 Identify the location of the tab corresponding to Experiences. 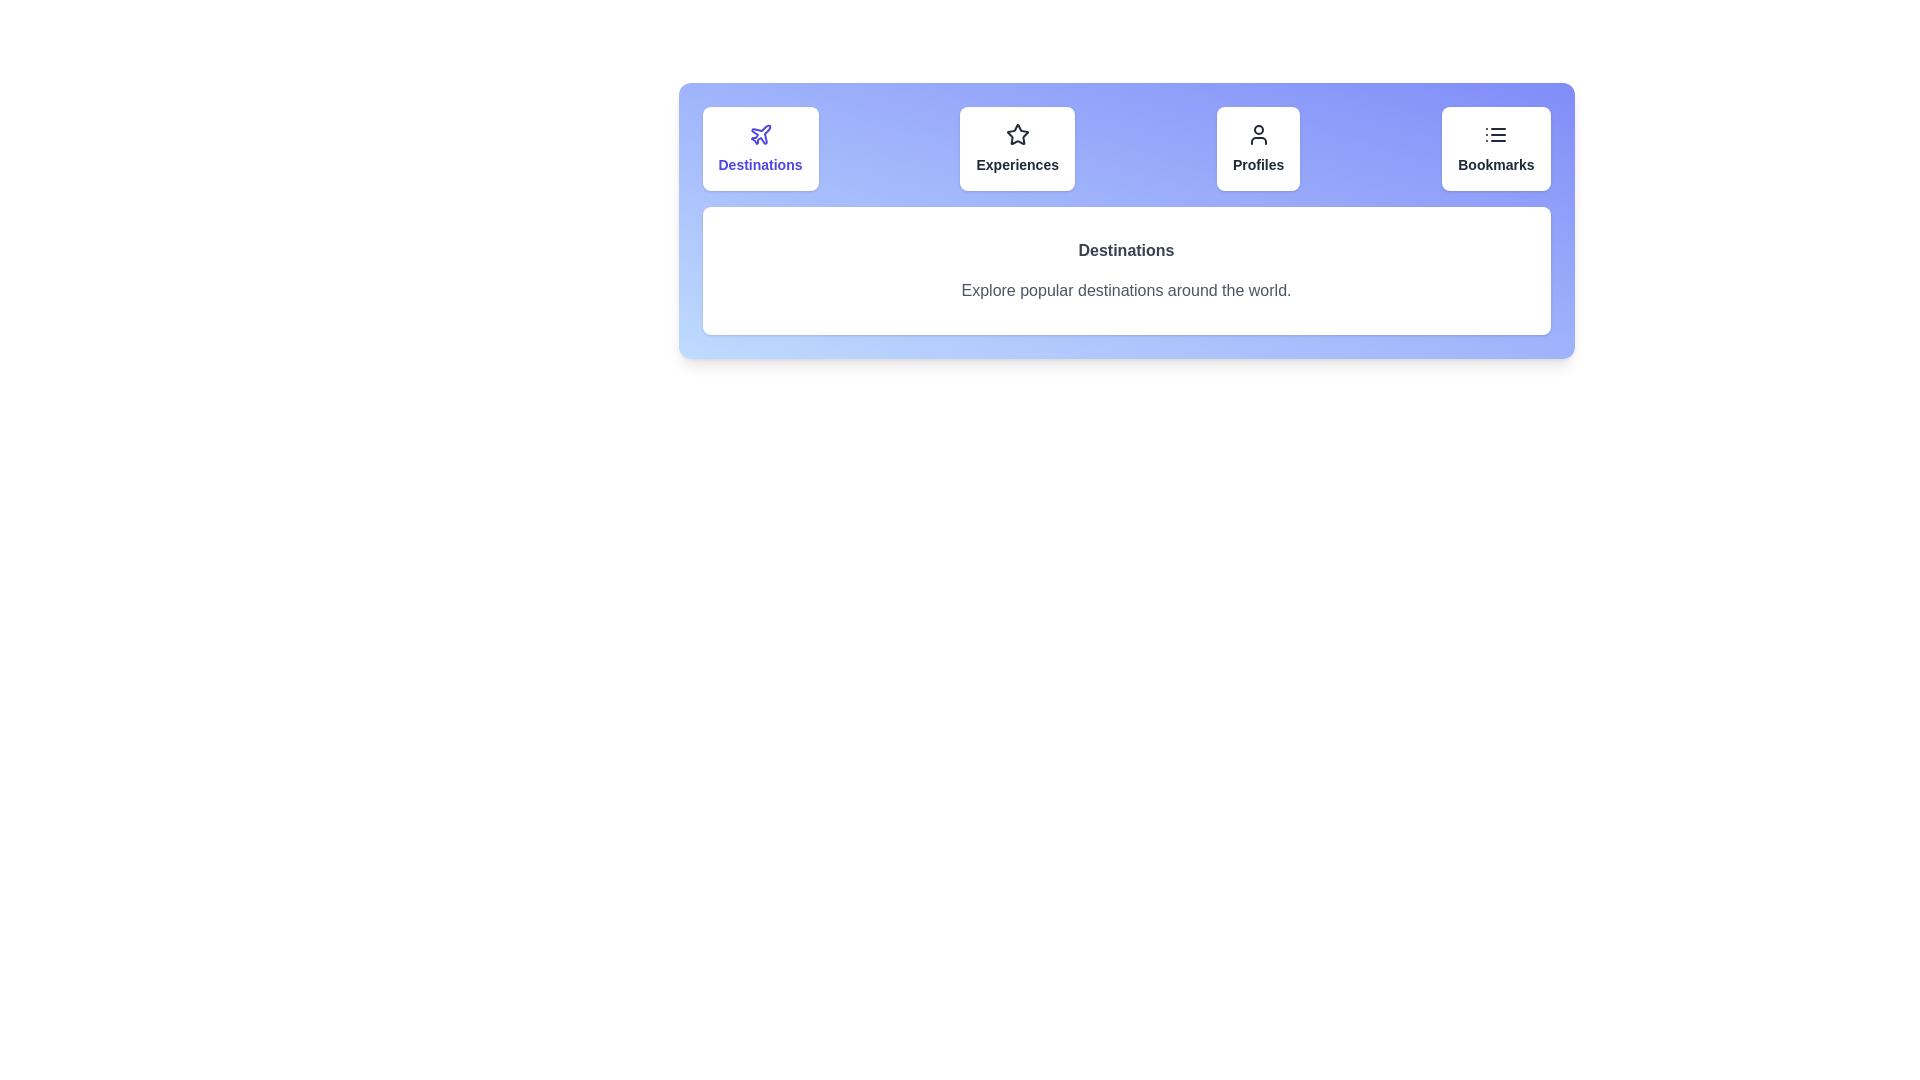
(1017, 148).